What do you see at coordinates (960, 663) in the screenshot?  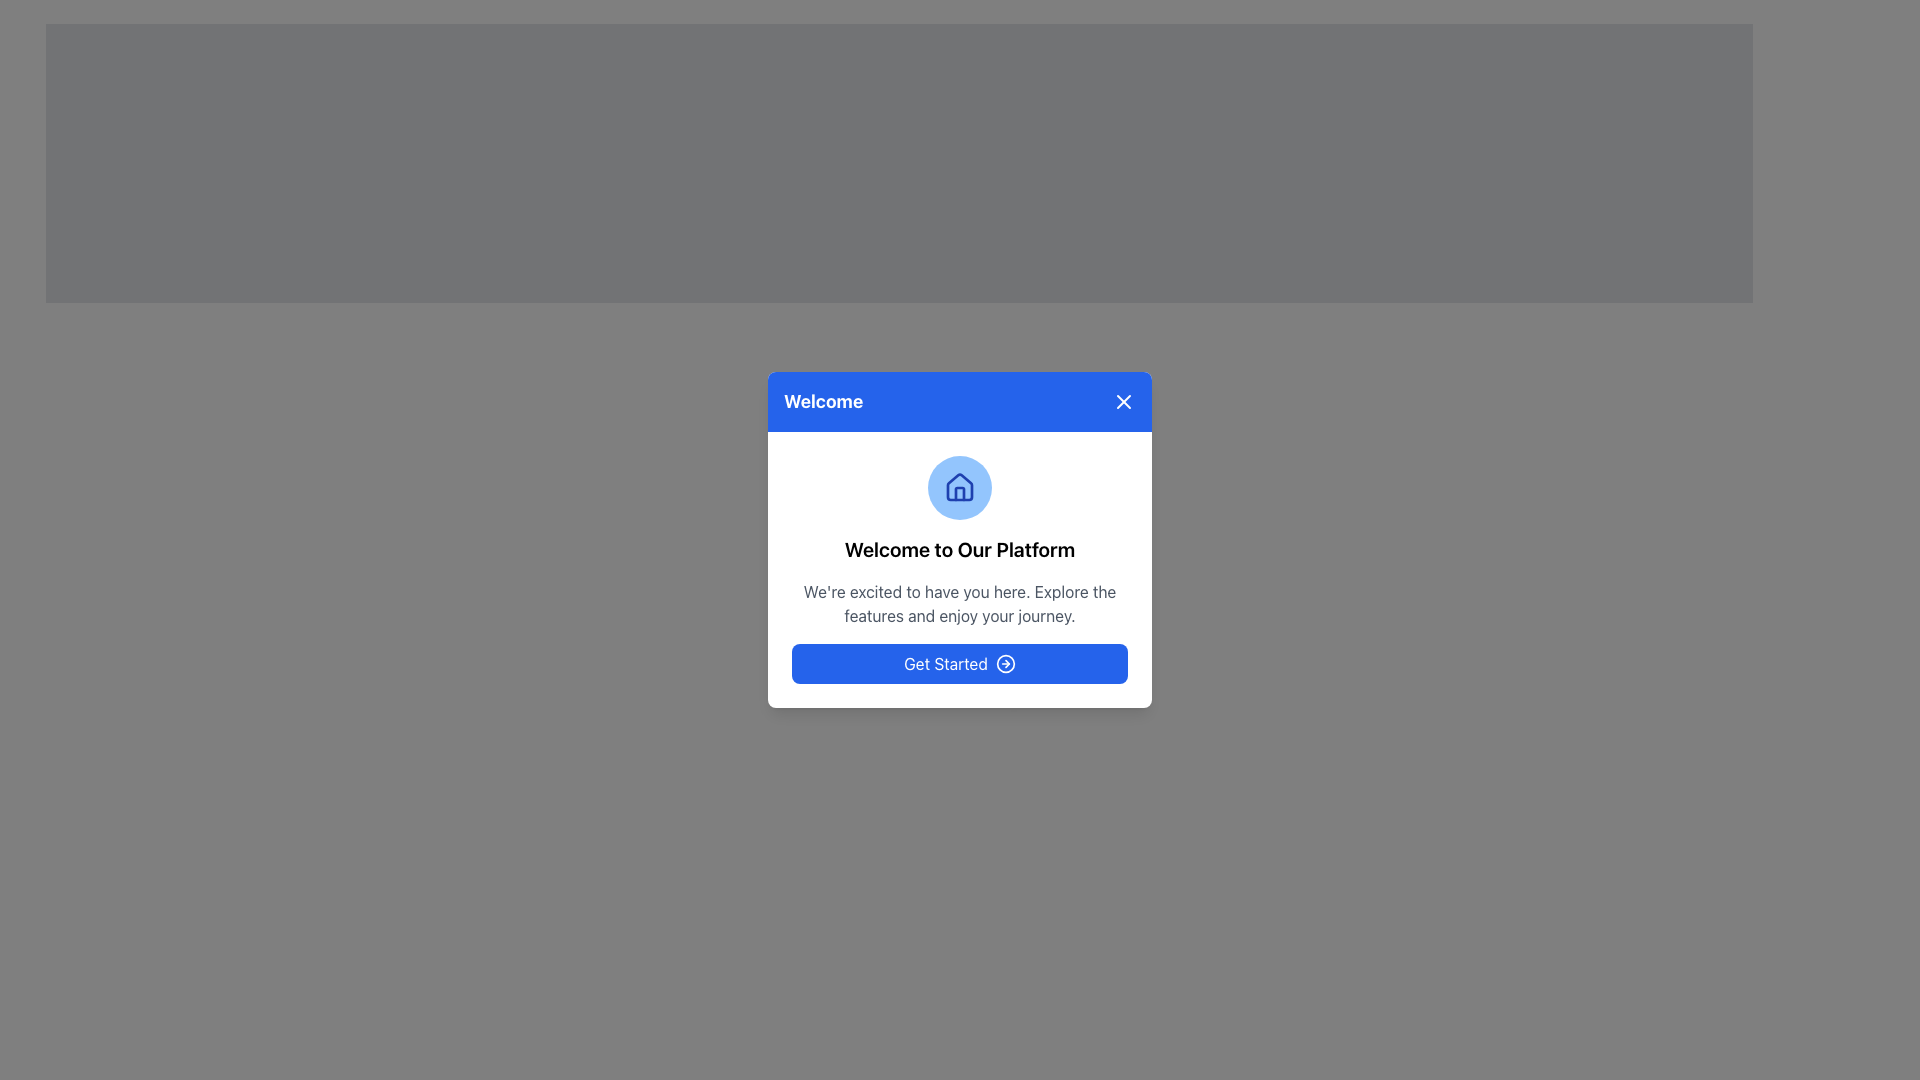 I see `the call-to-action button located at the bottom section of the centered modal box` at bounding box center [960, 663].